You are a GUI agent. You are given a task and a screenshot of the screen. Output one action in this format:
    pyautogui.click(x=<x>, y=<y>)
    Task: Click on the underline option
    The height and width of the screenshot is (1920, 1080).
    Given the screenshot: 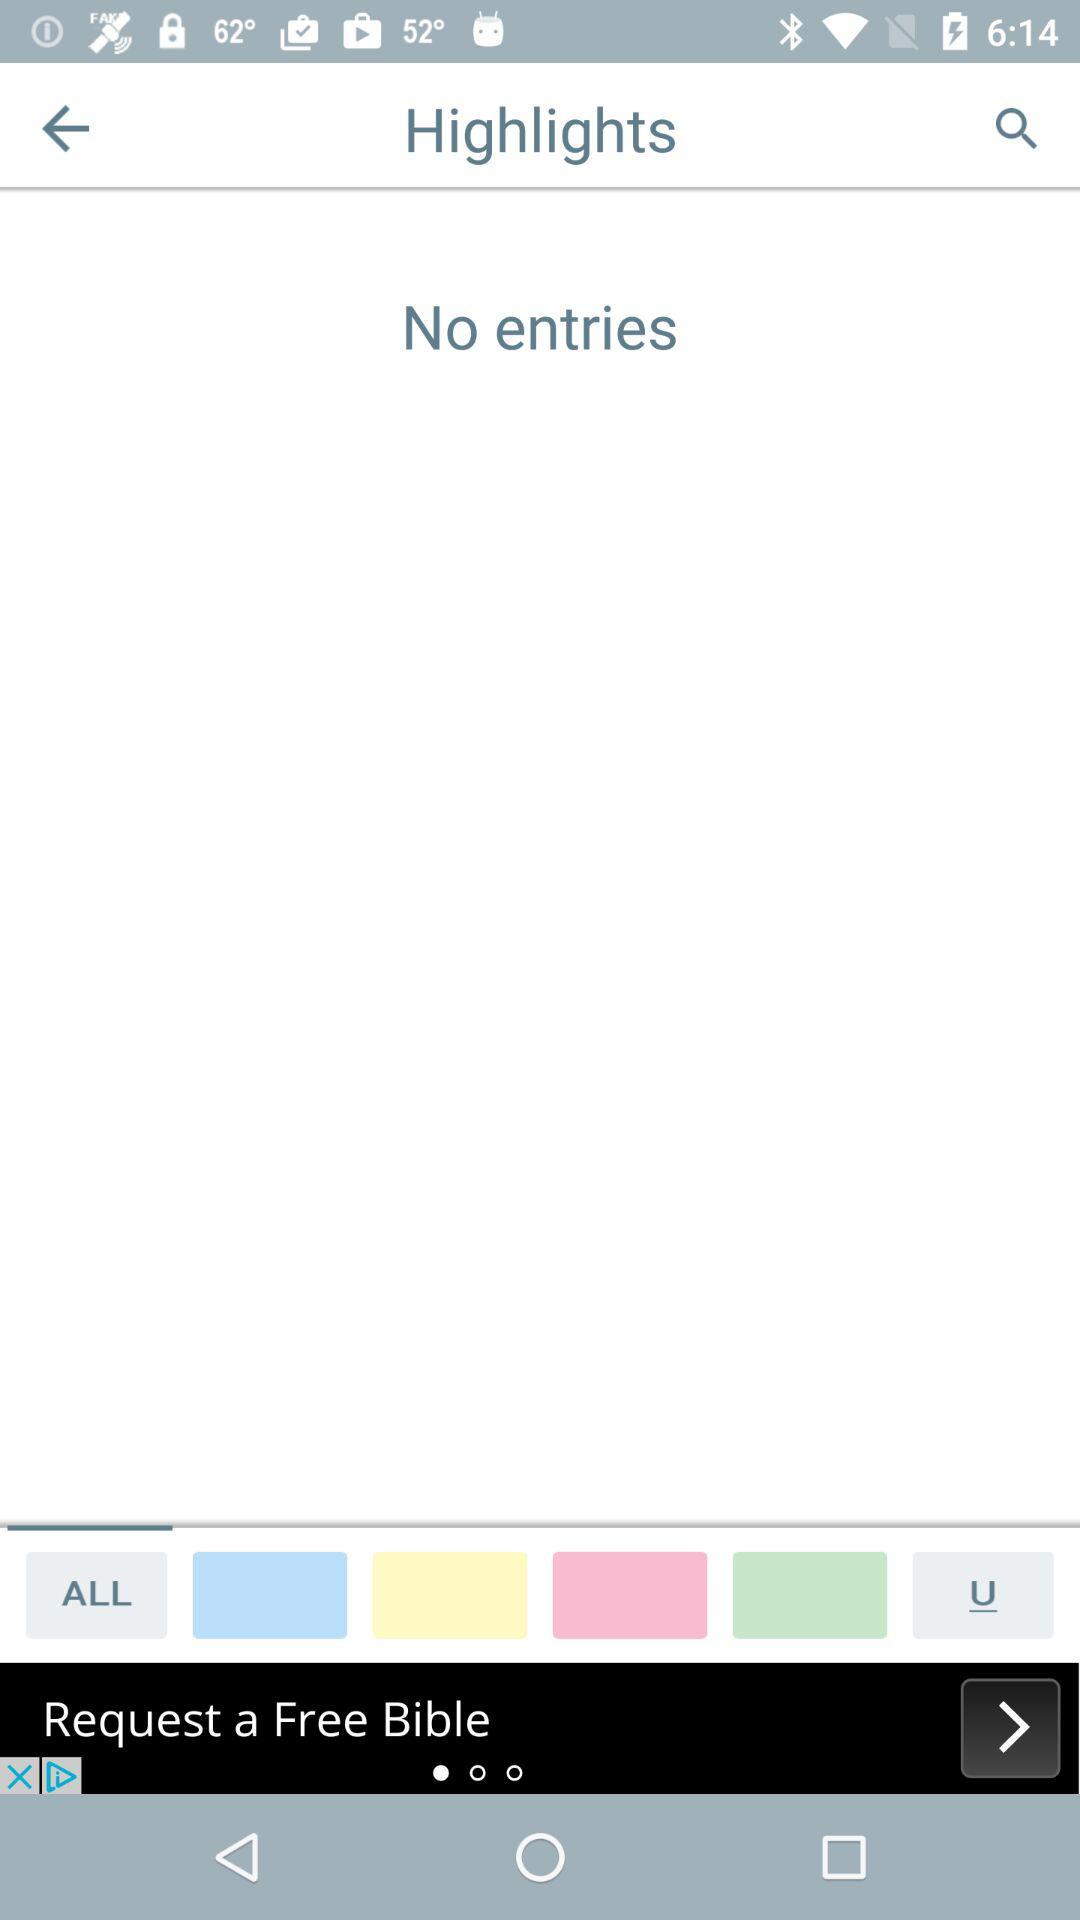 What is the action you would take?
    pyautogui.click(x=990, y=1593)
    